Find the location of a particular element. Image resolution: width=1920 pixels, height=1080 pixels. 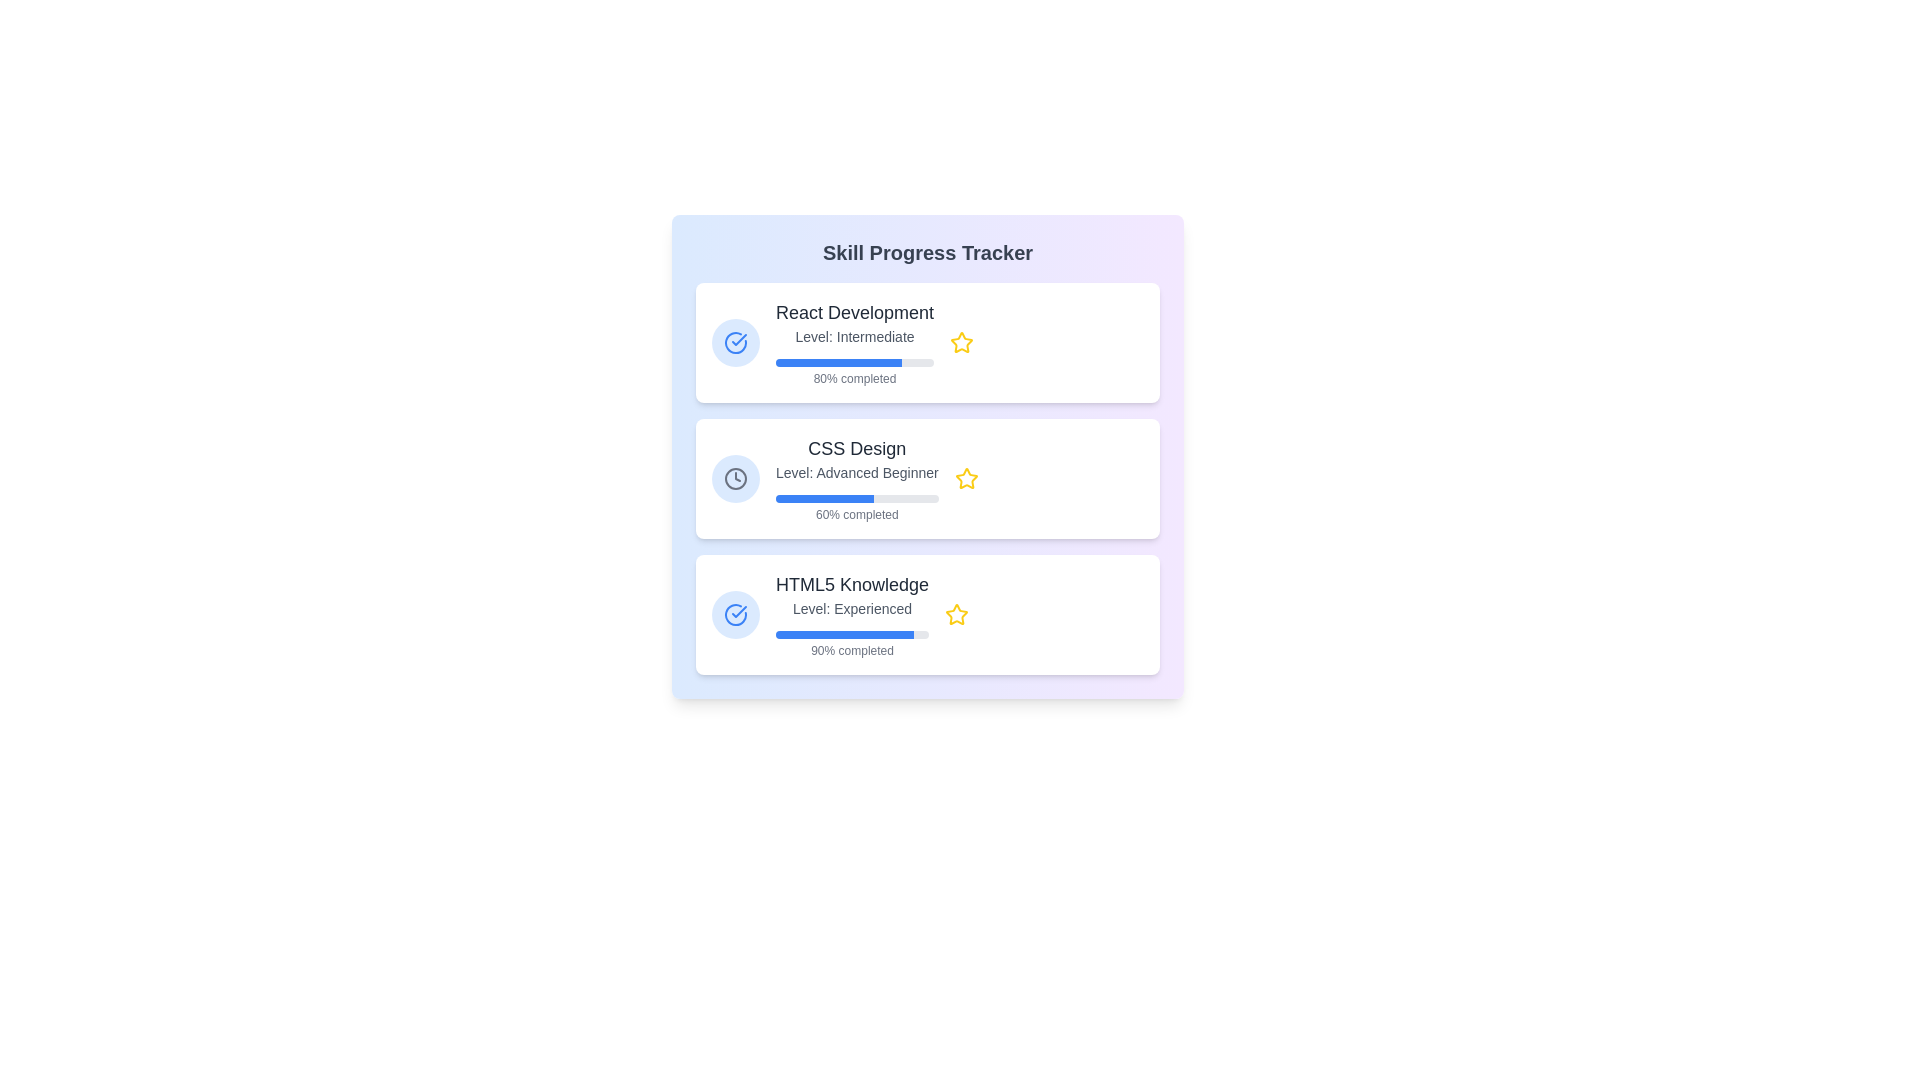

the small circular clock icon with a gray outline located to the left of the CSS Design item's text in the Skill Progress Tracker interface is located at coordinates (734, 478).